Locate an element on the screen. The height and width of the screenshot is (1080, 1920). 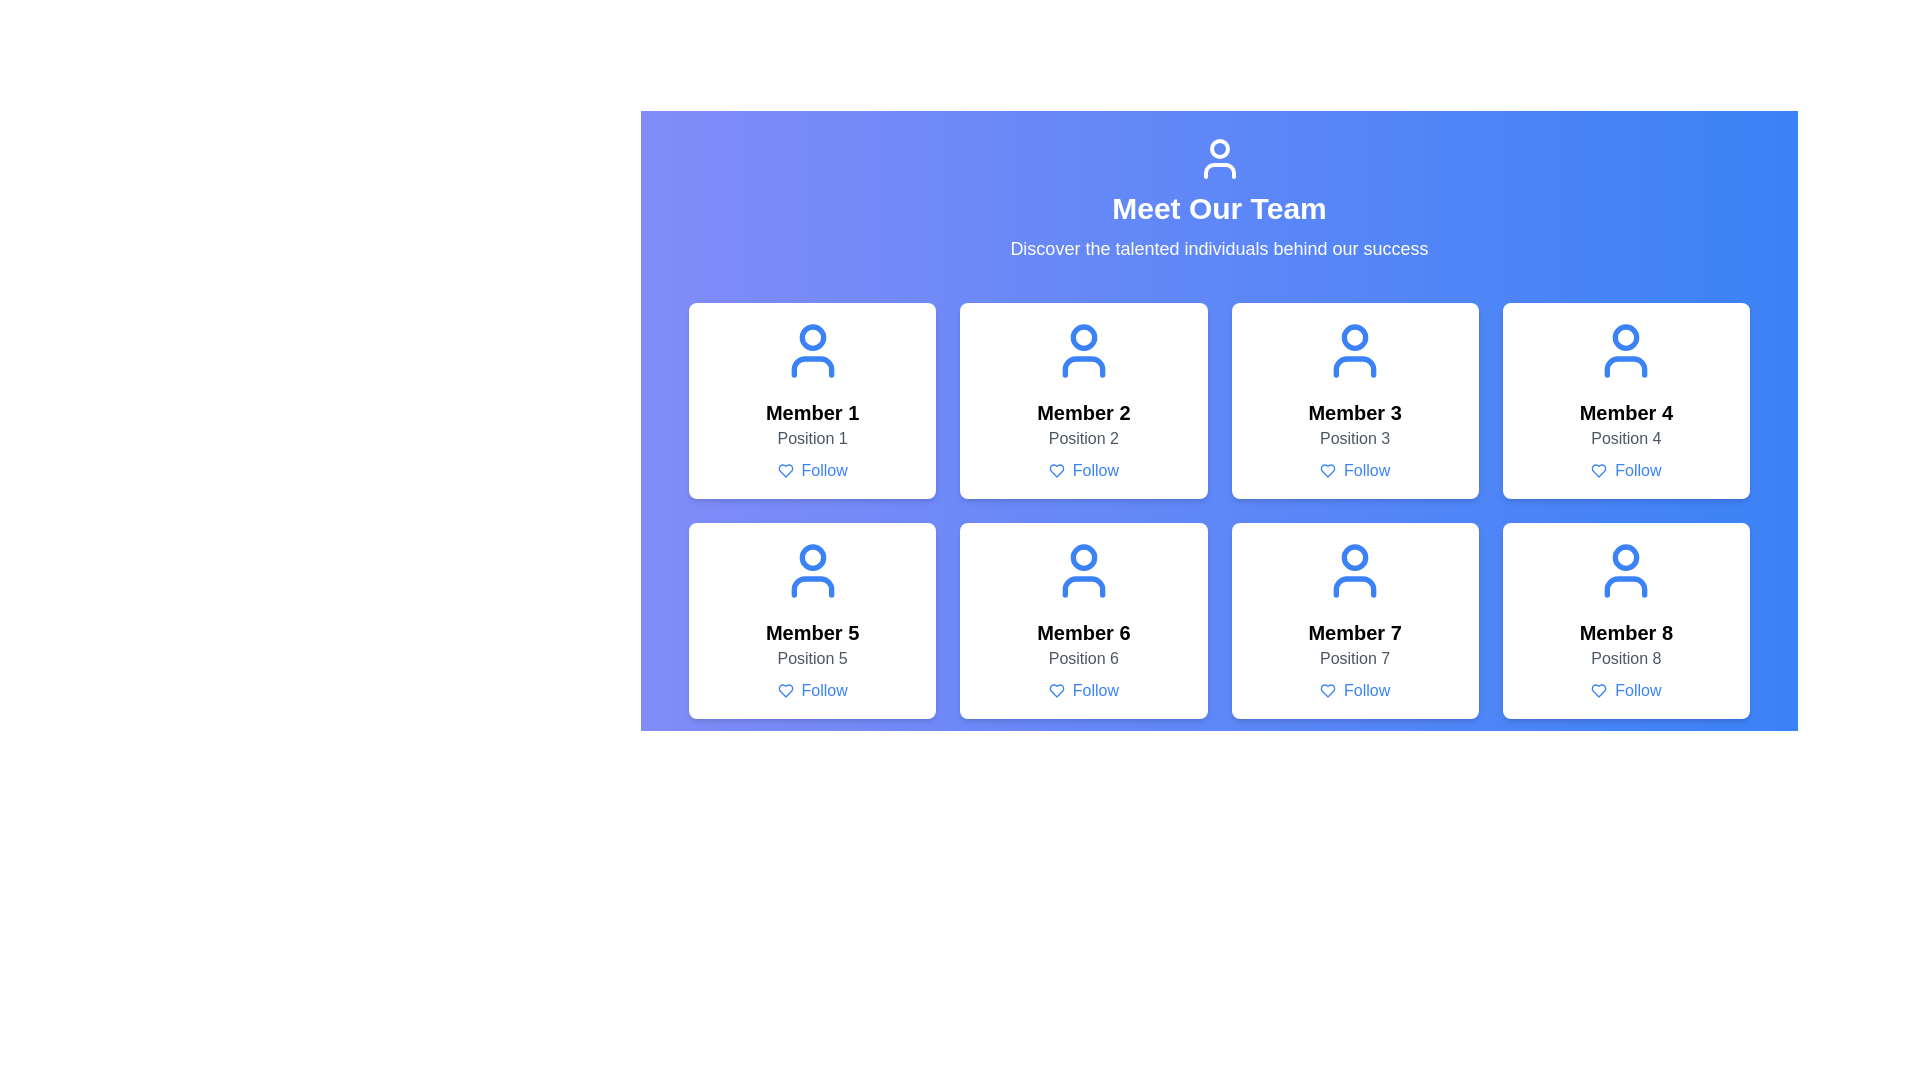
the user silhouette icon, which is blue and located in the upper section of the third box in the top row of the grid layout, centered above the text 'Member 3' and 'Position 3' is located at coordinates (1355, 350).